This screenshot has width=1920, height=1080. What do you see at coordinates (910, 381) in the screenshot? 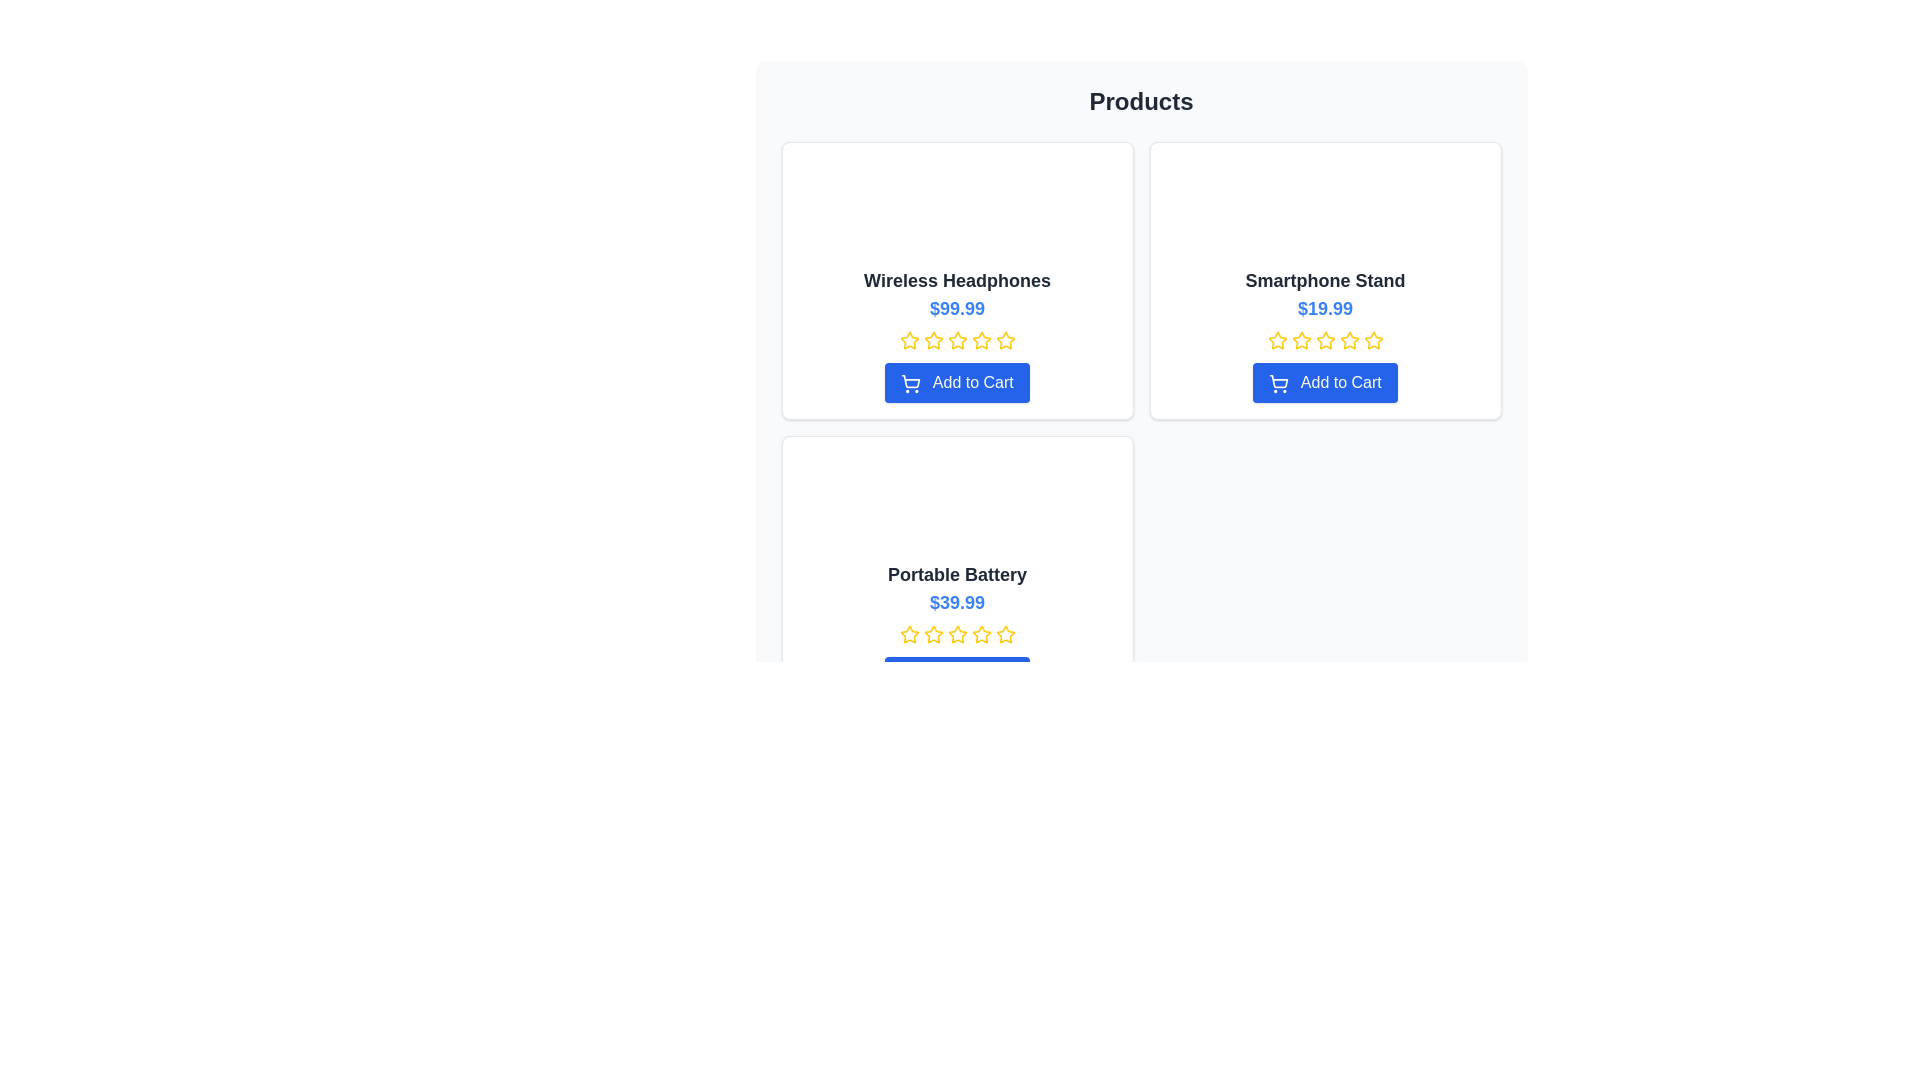
I see `the 'Add to Cart' button which features a shopping cart icon, indicating the action will add the product 'Wireless Headphones' to the shopping cart` at bounding box center [910, 381].